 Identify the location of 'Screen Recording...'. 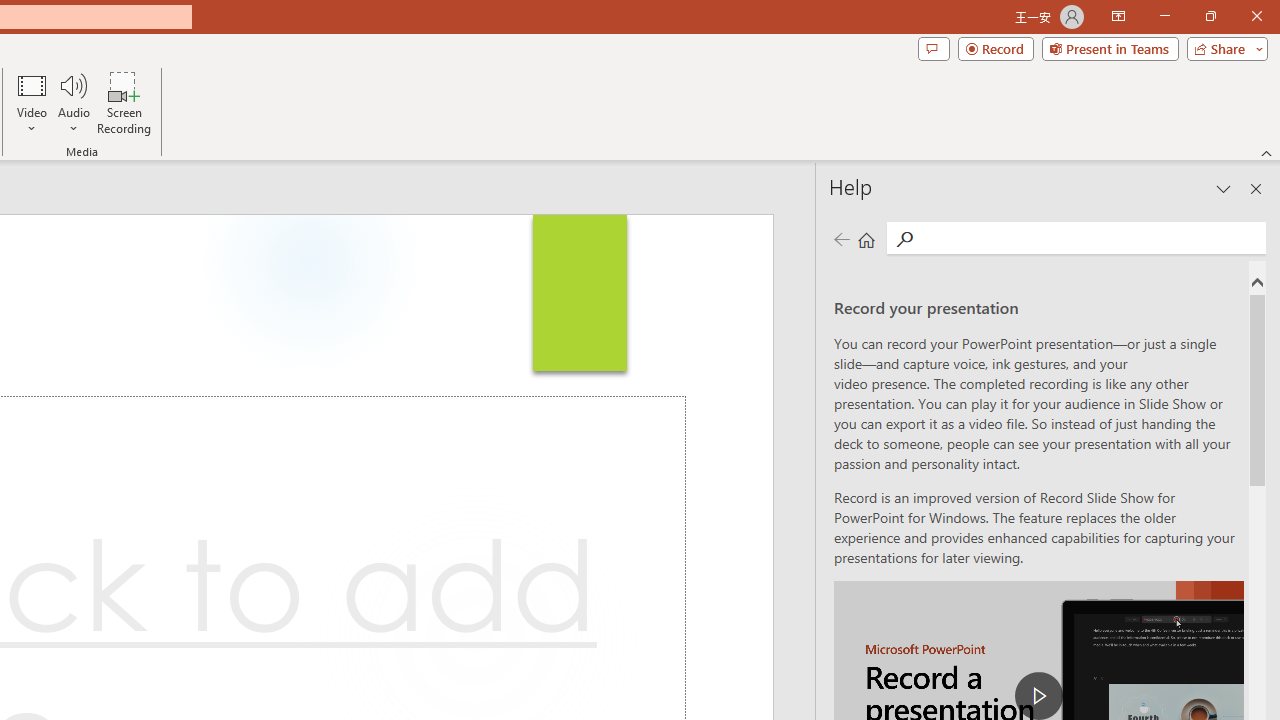
(123, 103).